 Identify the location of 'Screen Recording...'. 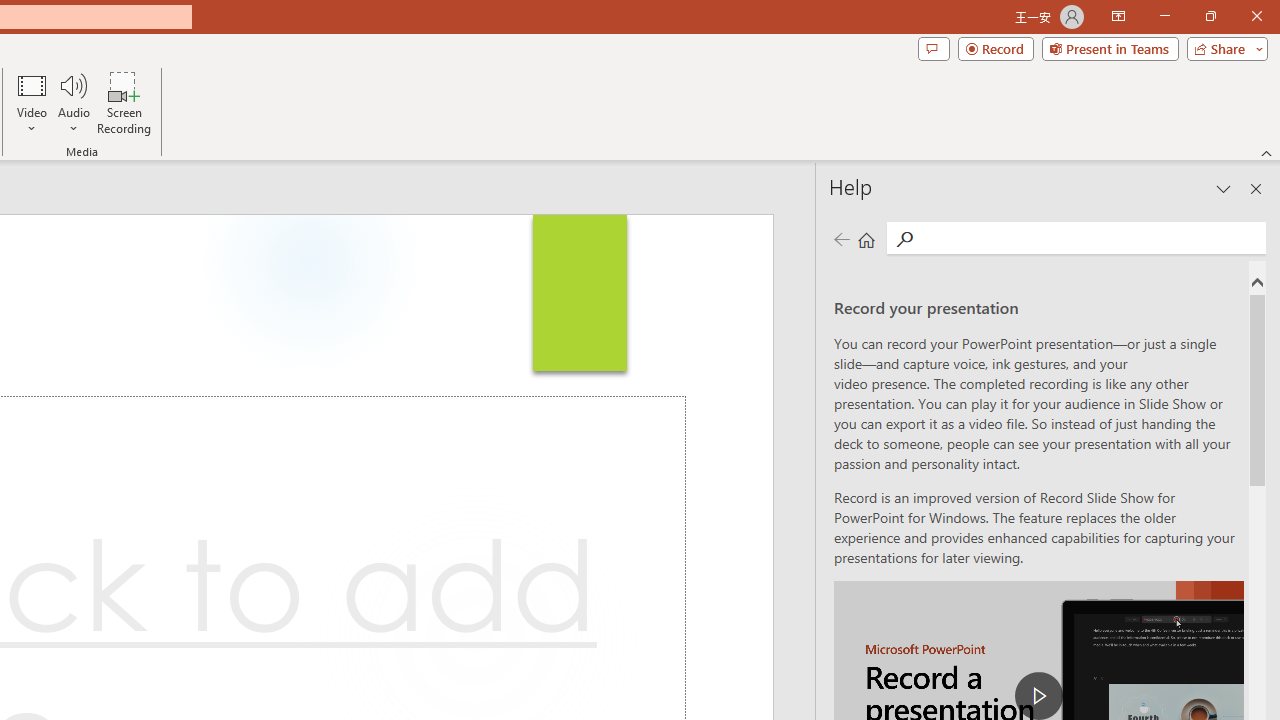
(123, 103).